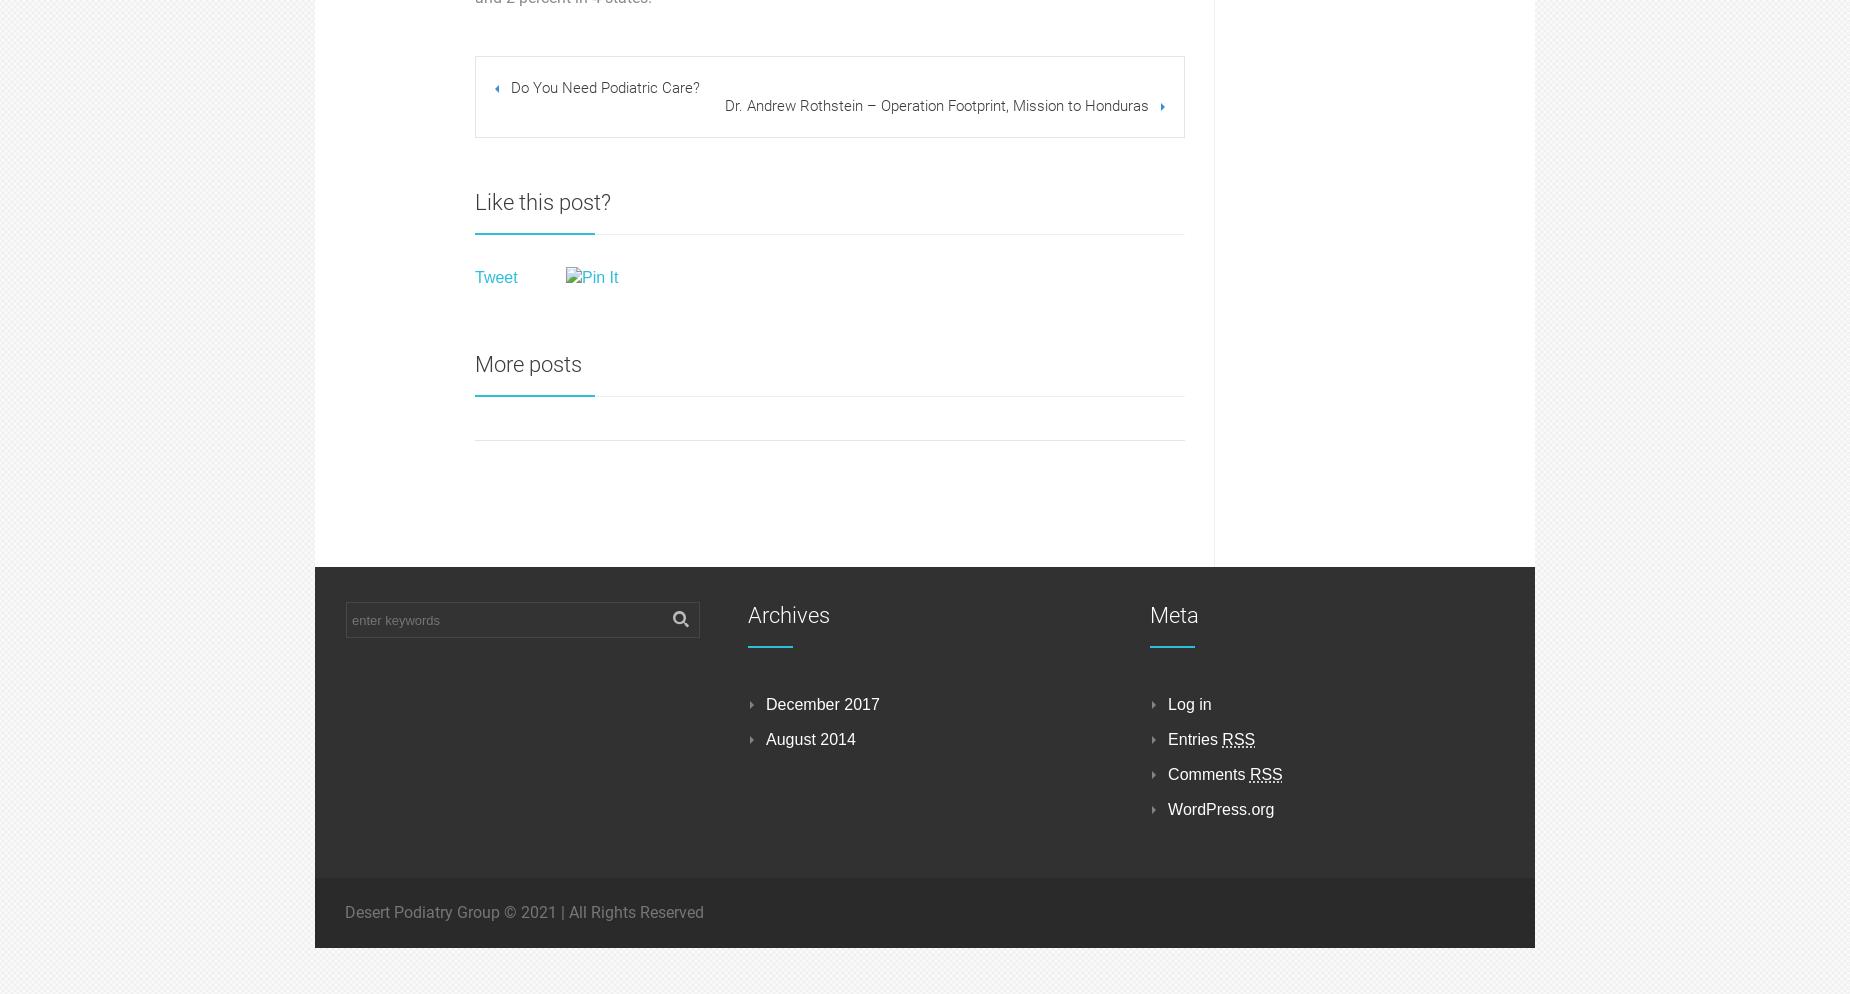  What do you see at coordinates (524, 911) in the screenshot?
I see `'Desert Podiatry Group © 2021 | All Rights Reserved'` at bounding box center [524, 911].